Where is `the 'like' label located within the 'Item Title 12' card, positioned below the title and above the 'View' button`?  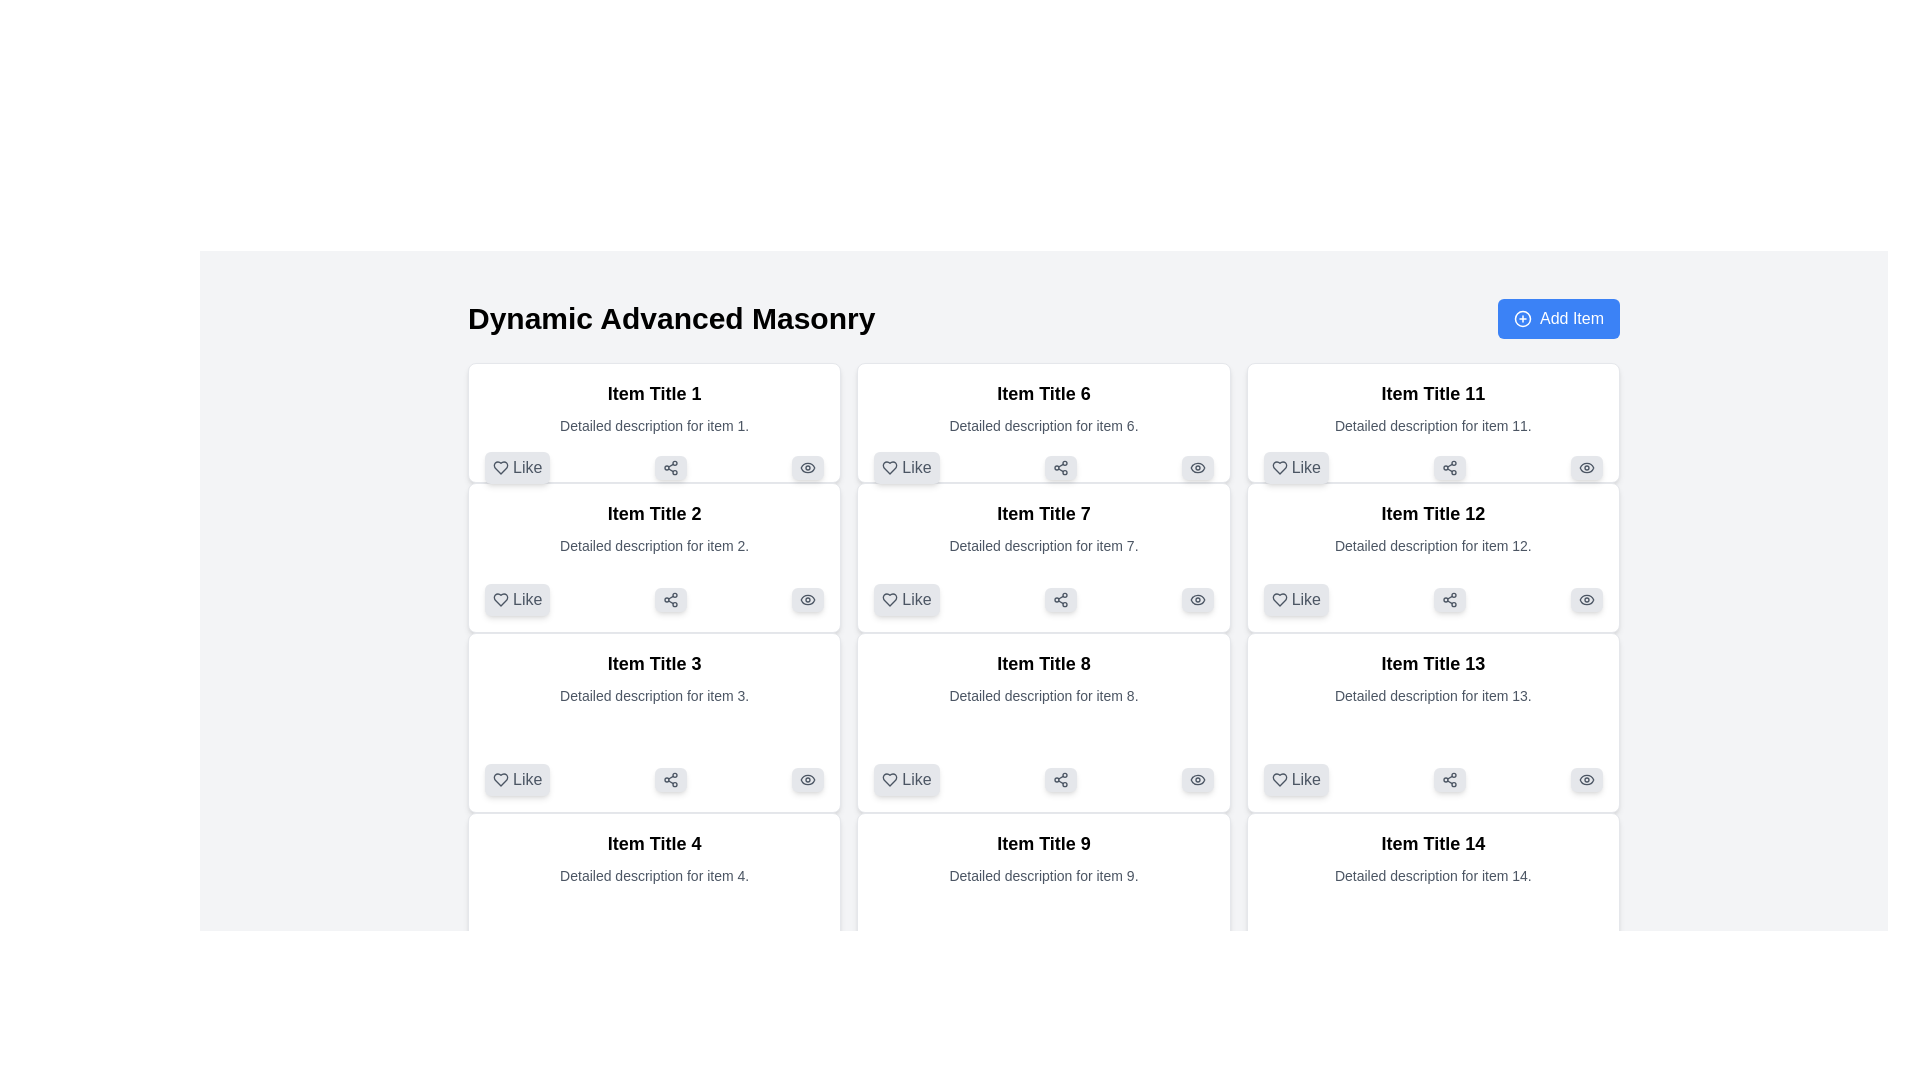
the 'like' label located within the 'Item Title 12' card, positioned below the title and above the 'View' button is located at coordinates (1306, 599).